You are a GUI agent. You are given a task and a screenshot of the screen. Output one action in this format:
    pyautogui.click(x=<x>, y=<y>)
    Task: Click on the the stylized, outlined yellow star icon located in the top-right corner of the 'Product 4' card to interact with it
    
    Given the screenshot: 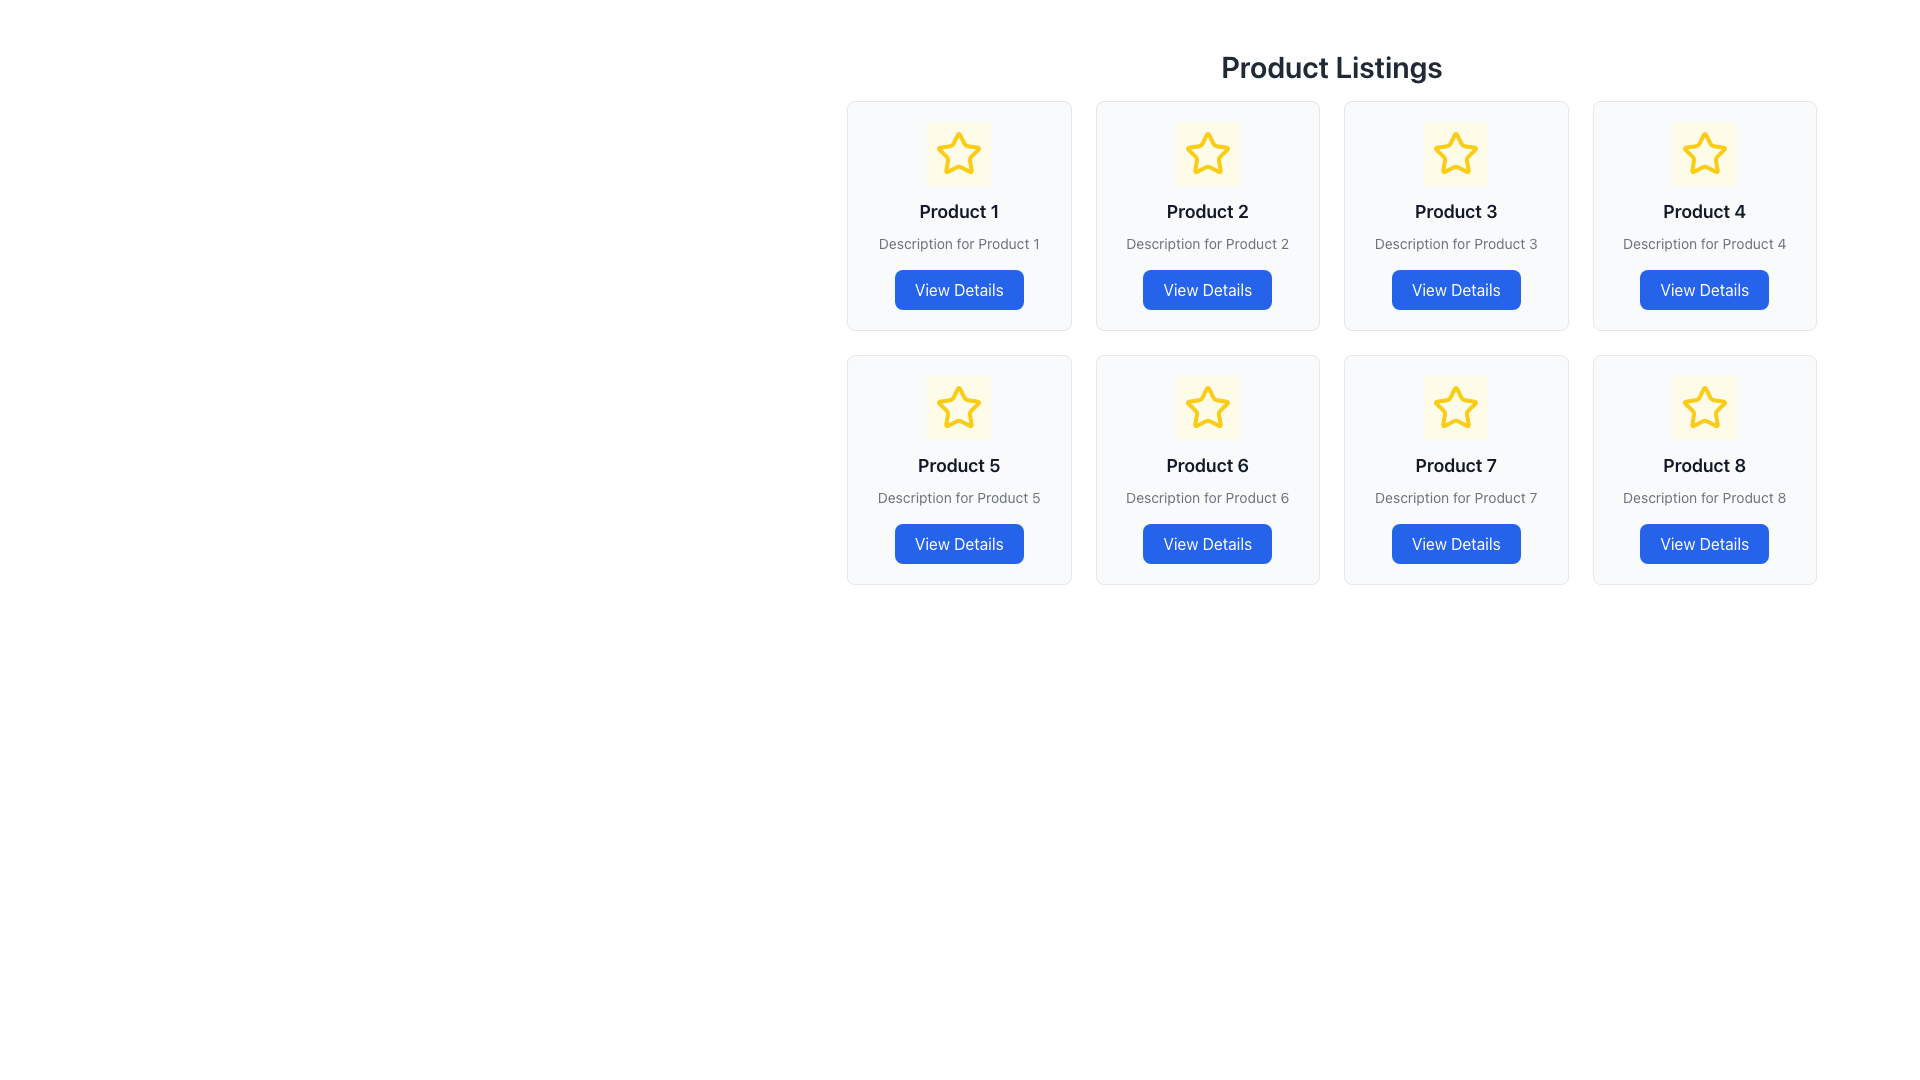 What is the action you would take?
    pyautogui.click(x=1703, y=153)
    